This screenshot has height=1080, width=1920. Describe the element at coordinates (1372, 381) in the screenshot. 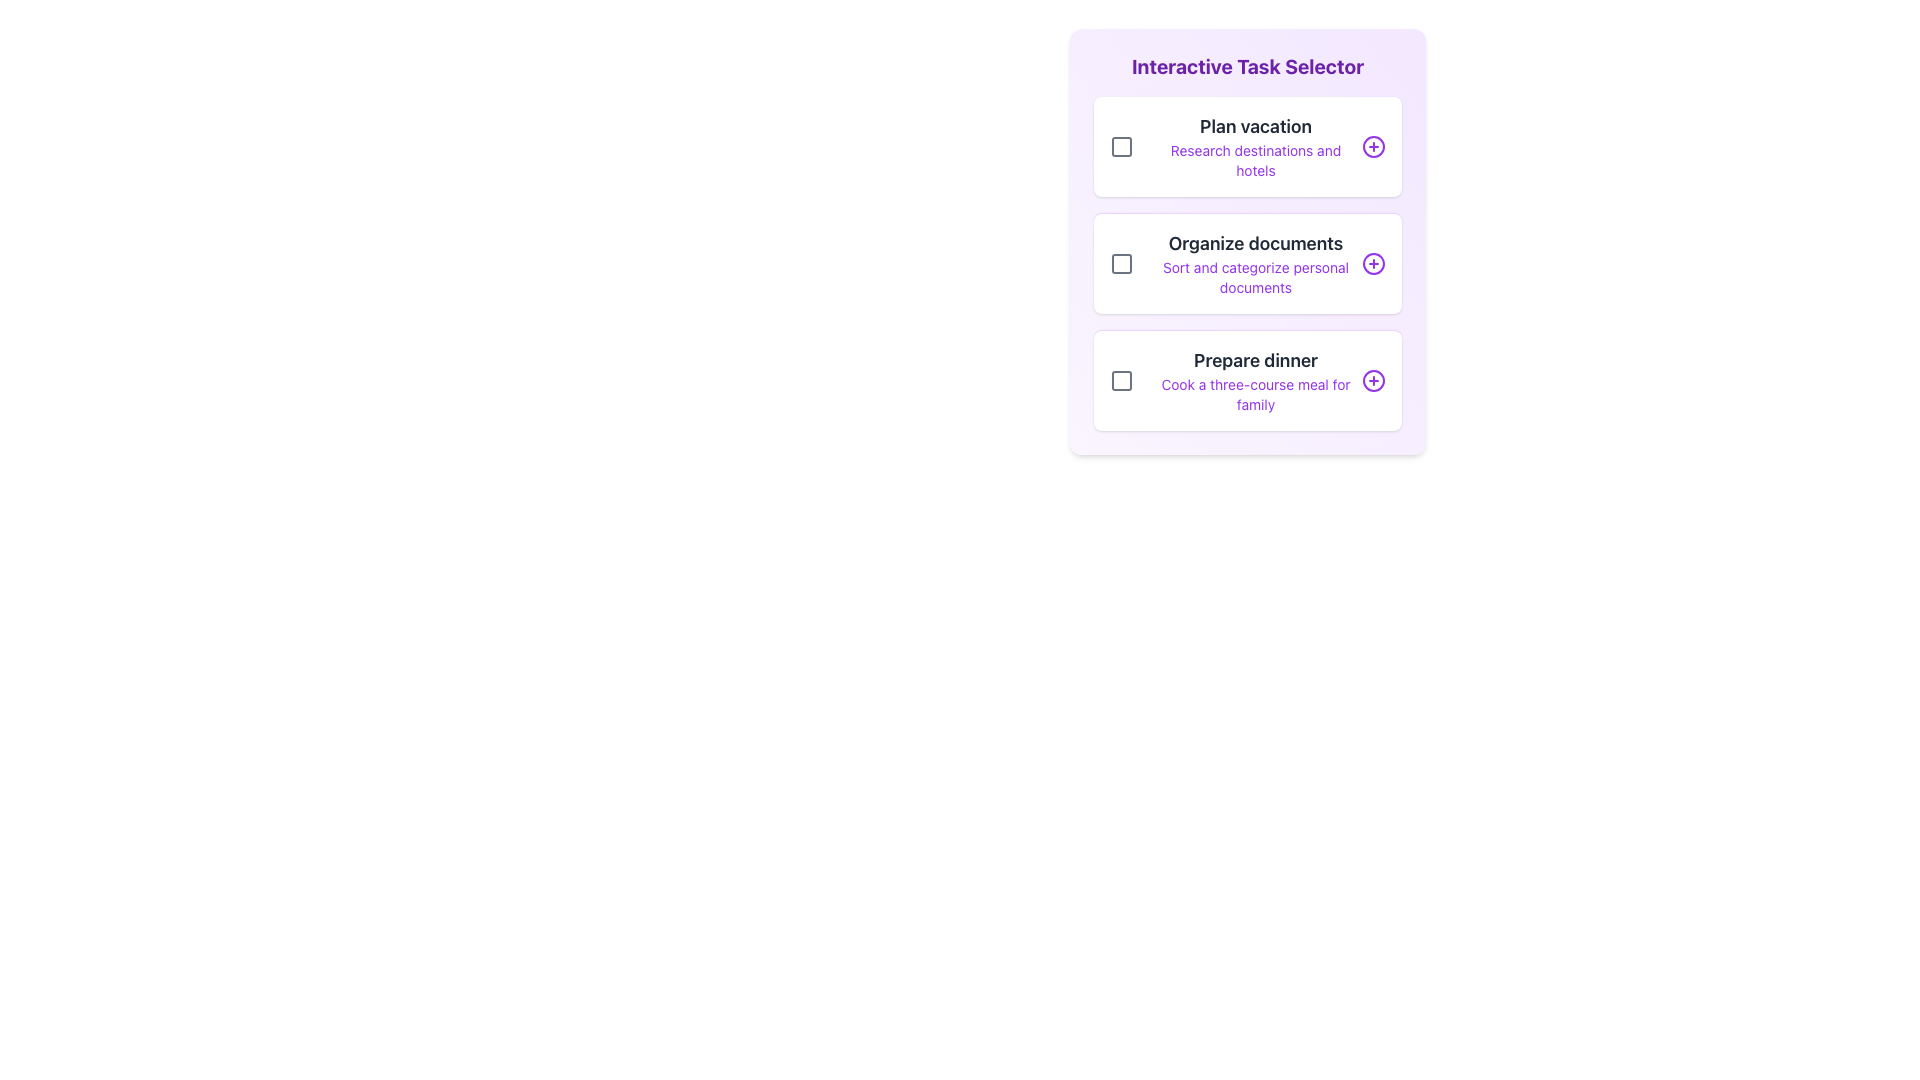

I see `the circular plus icon with a purple stroke located at the center of the plus-sign icon` at that location.